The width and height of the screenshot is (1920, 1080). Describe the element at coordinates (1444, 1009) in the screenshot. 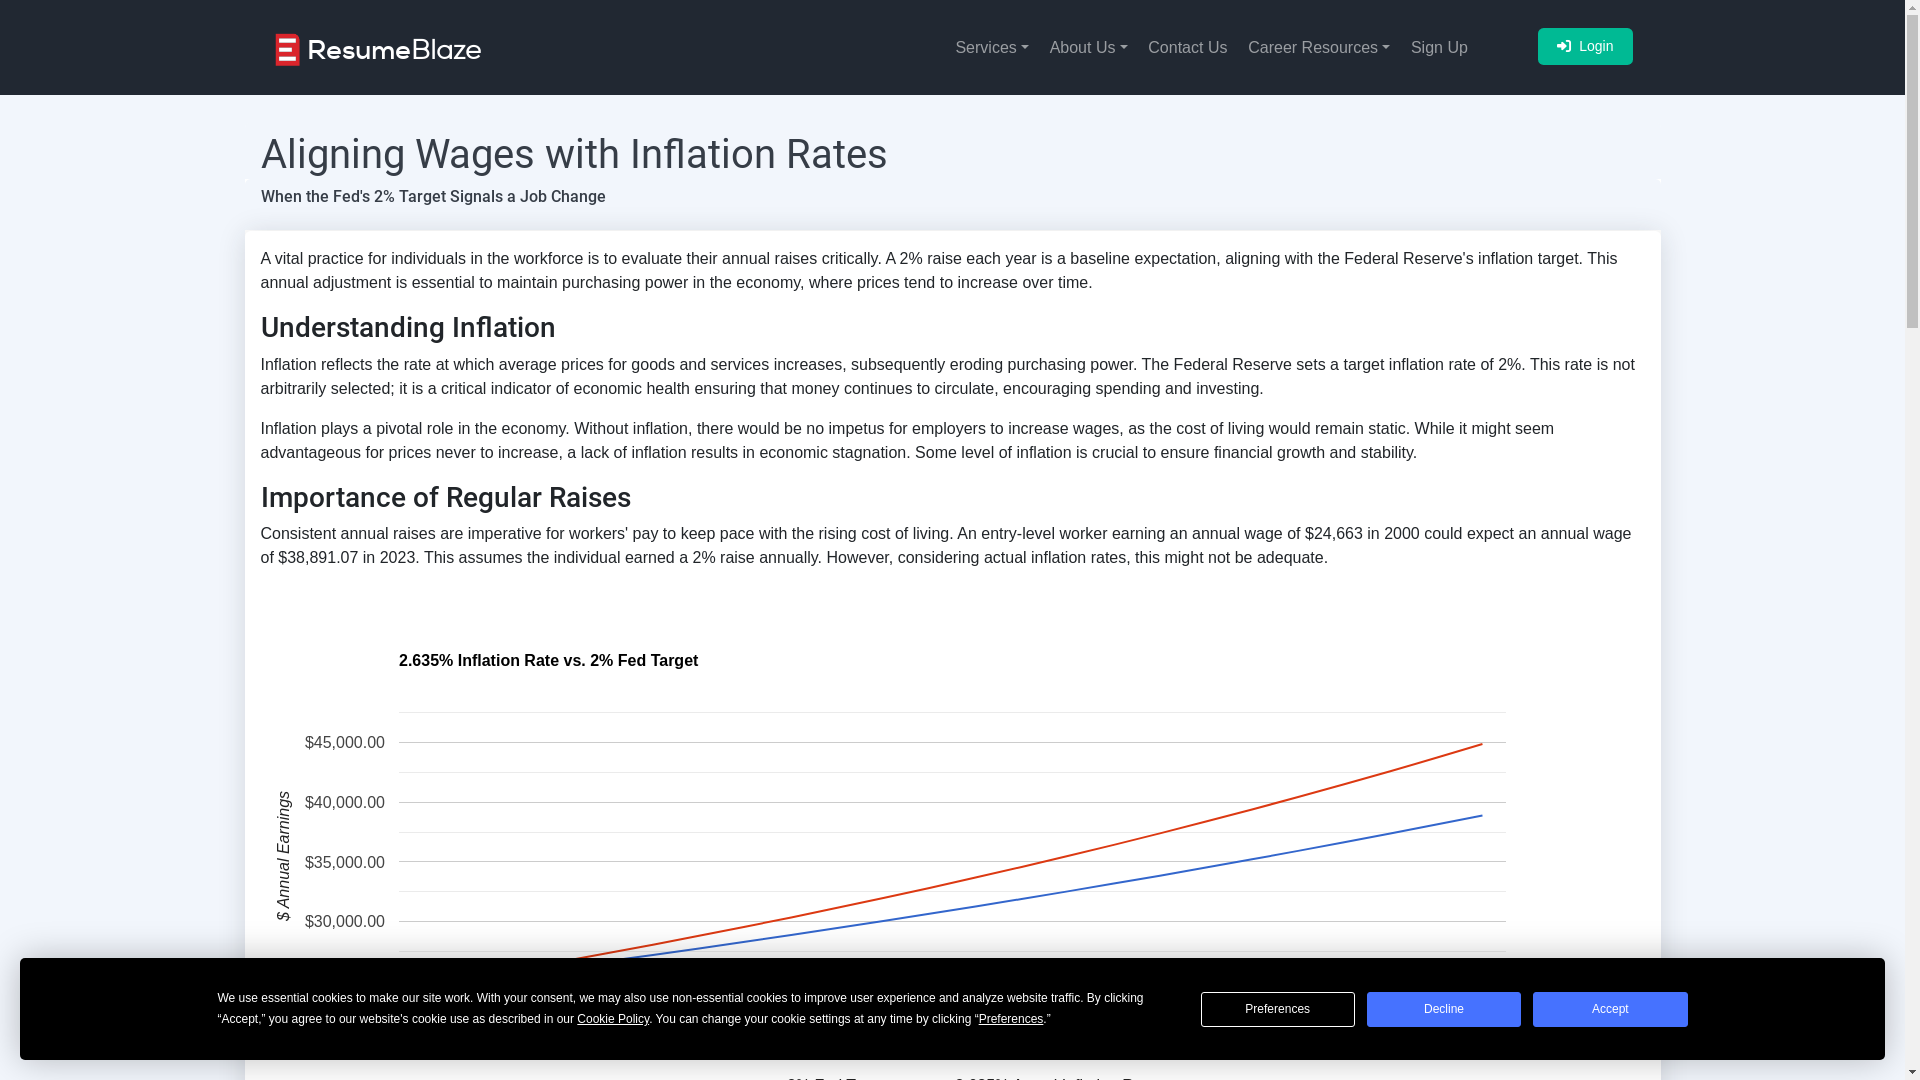

I see `'Decline'` at that location.